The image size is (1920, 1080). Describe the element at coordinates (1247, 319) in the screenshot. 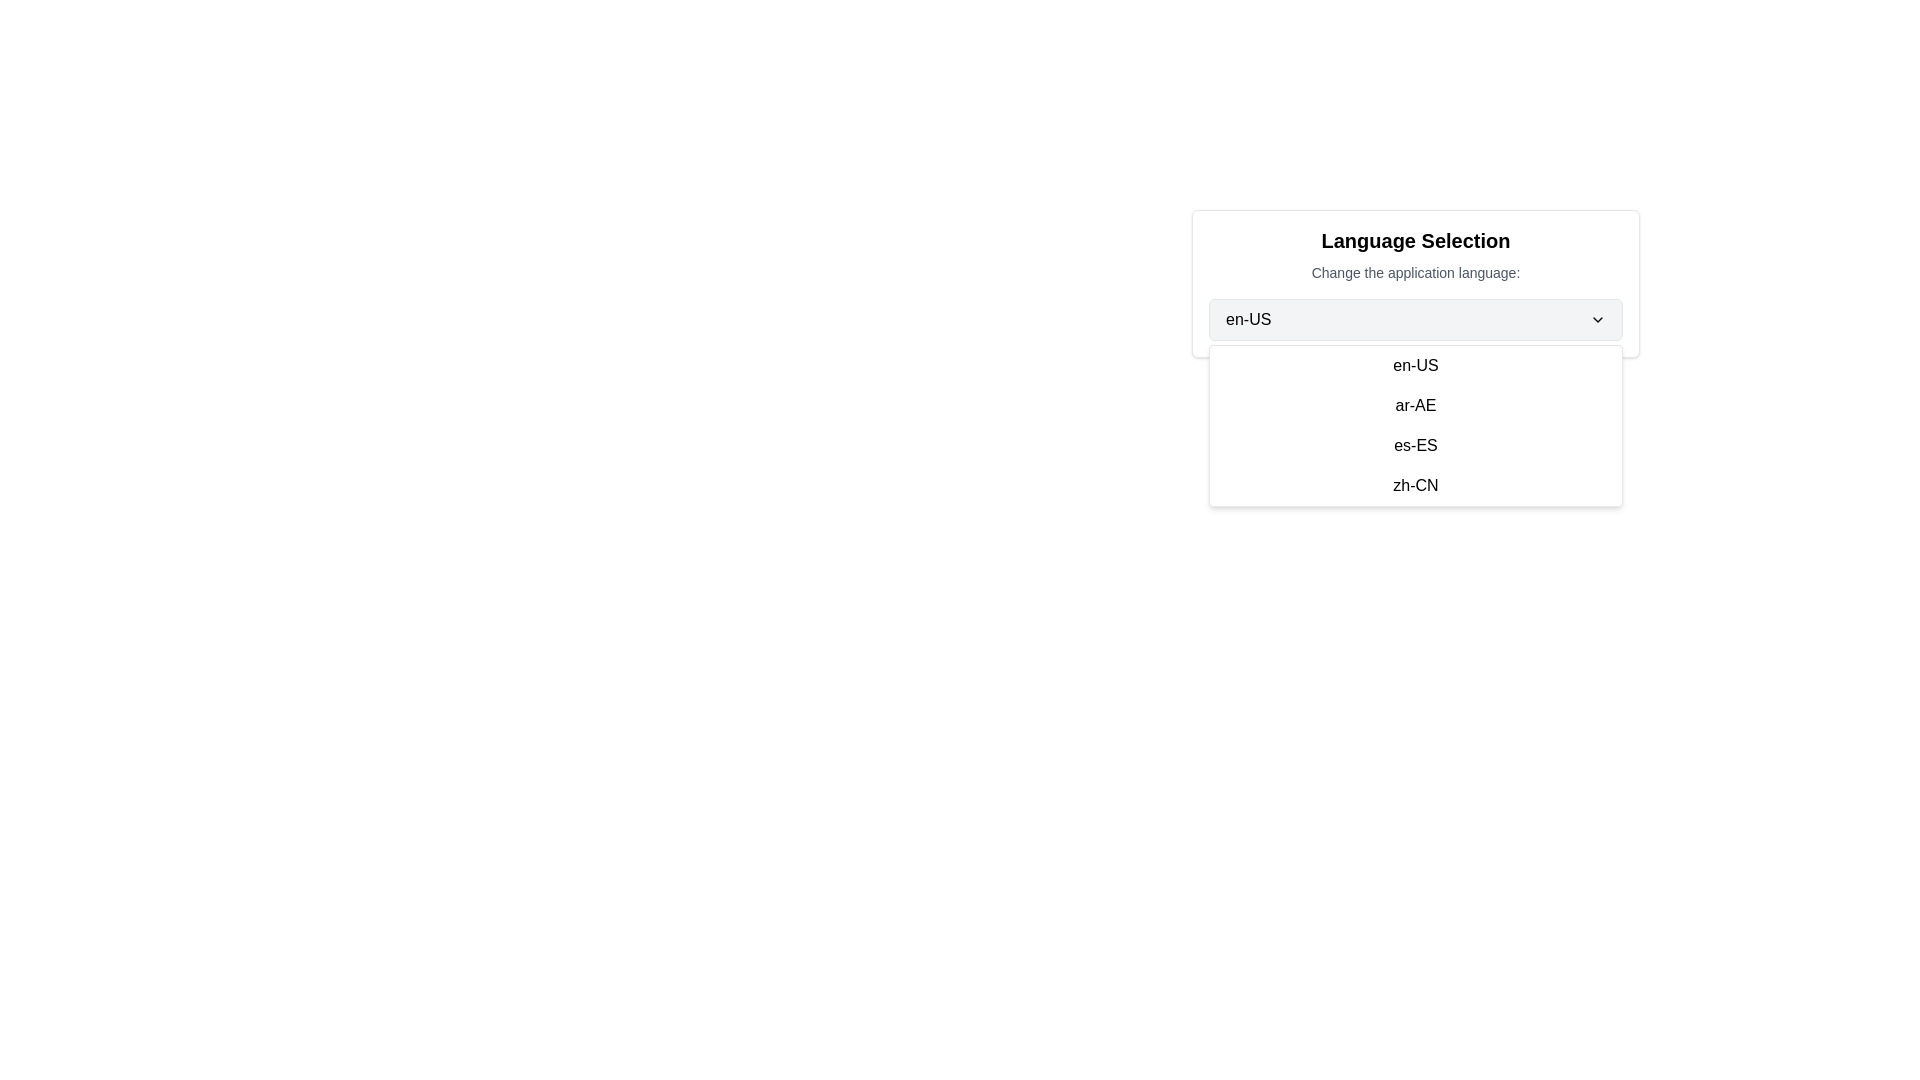

I see `the text label displaying 'en-US' within the language selection dropdown menu, which is styled with a standard sans-serif font and appears on a light gray background` at that location.